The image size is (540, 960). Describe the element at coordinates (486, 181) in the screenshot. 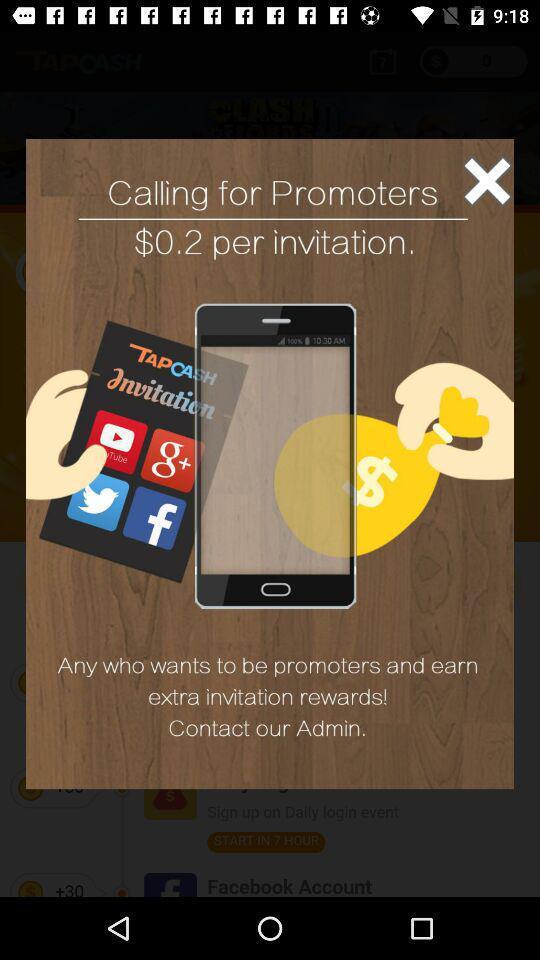

I see `exit advertisement` at that location.